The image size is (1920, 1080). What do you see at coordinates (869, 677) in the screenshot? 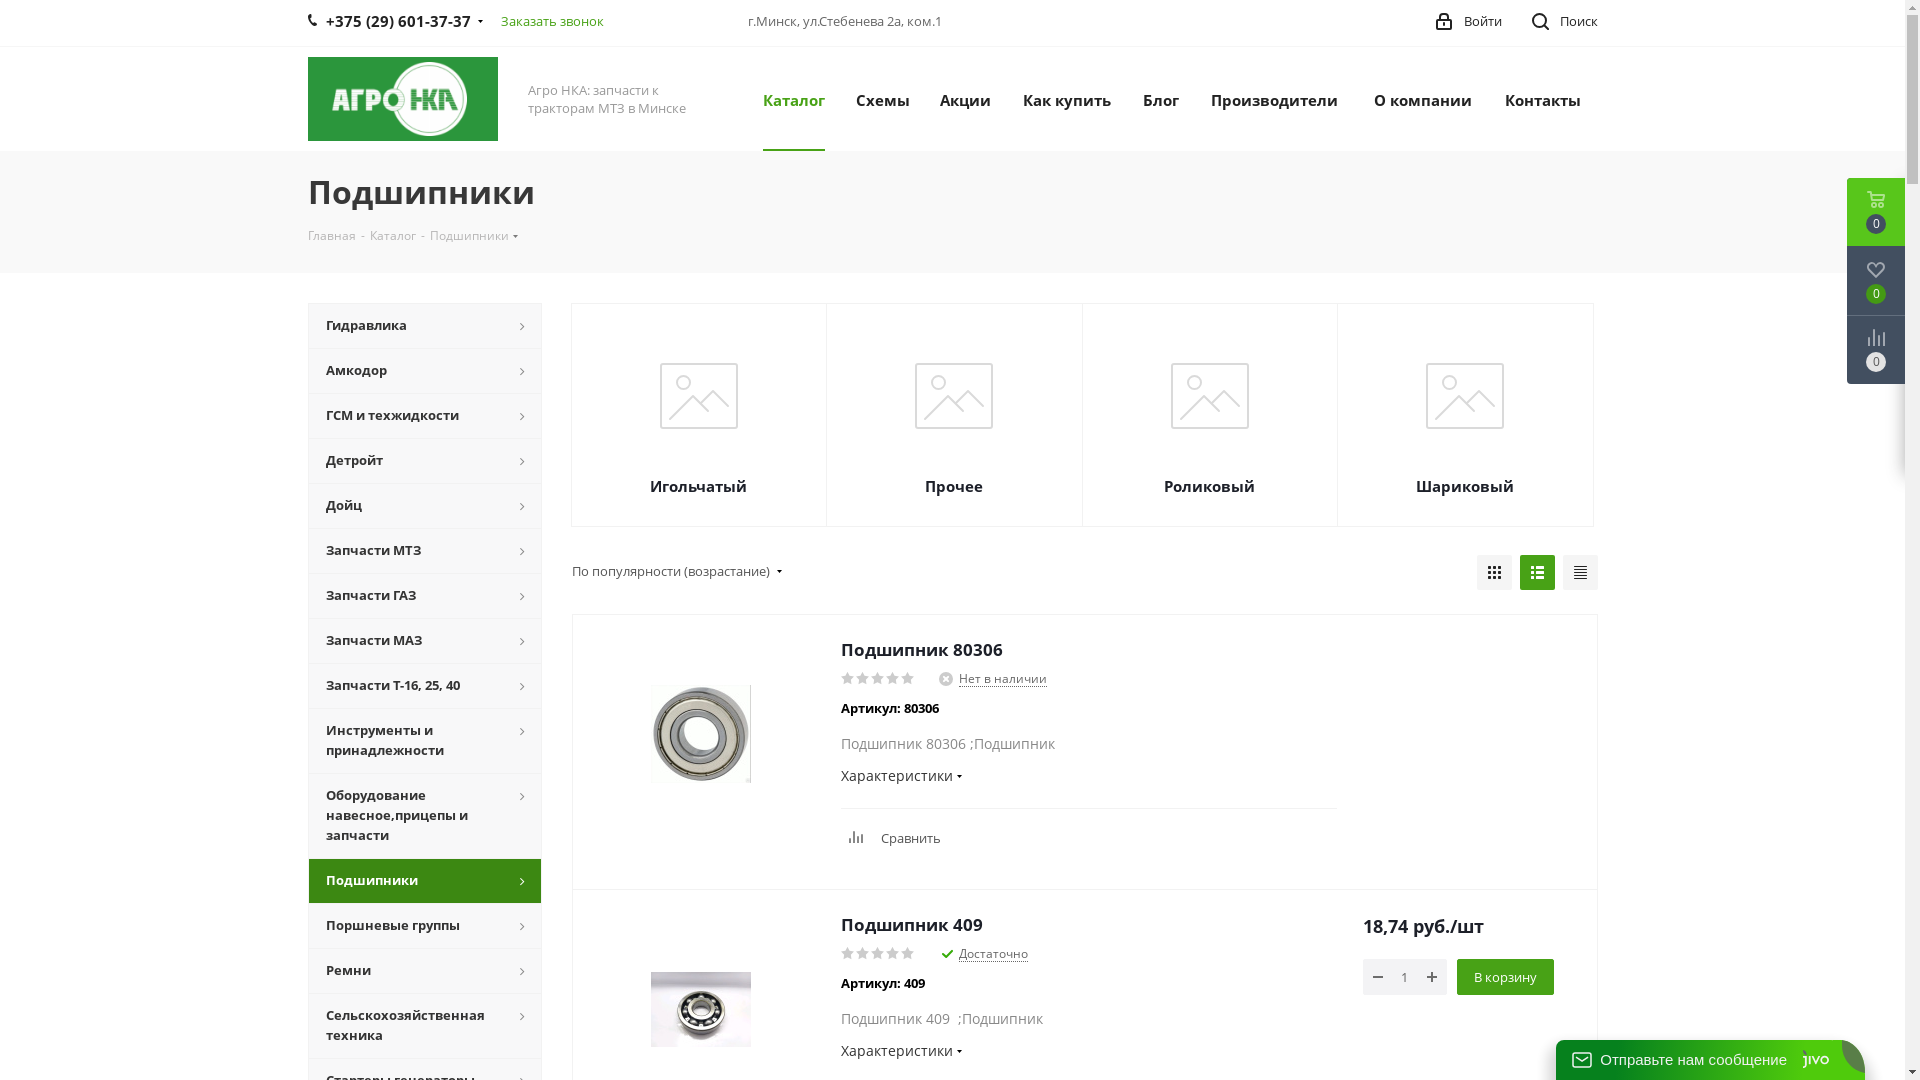
I see `'3'` at bounding box center [869, 677].